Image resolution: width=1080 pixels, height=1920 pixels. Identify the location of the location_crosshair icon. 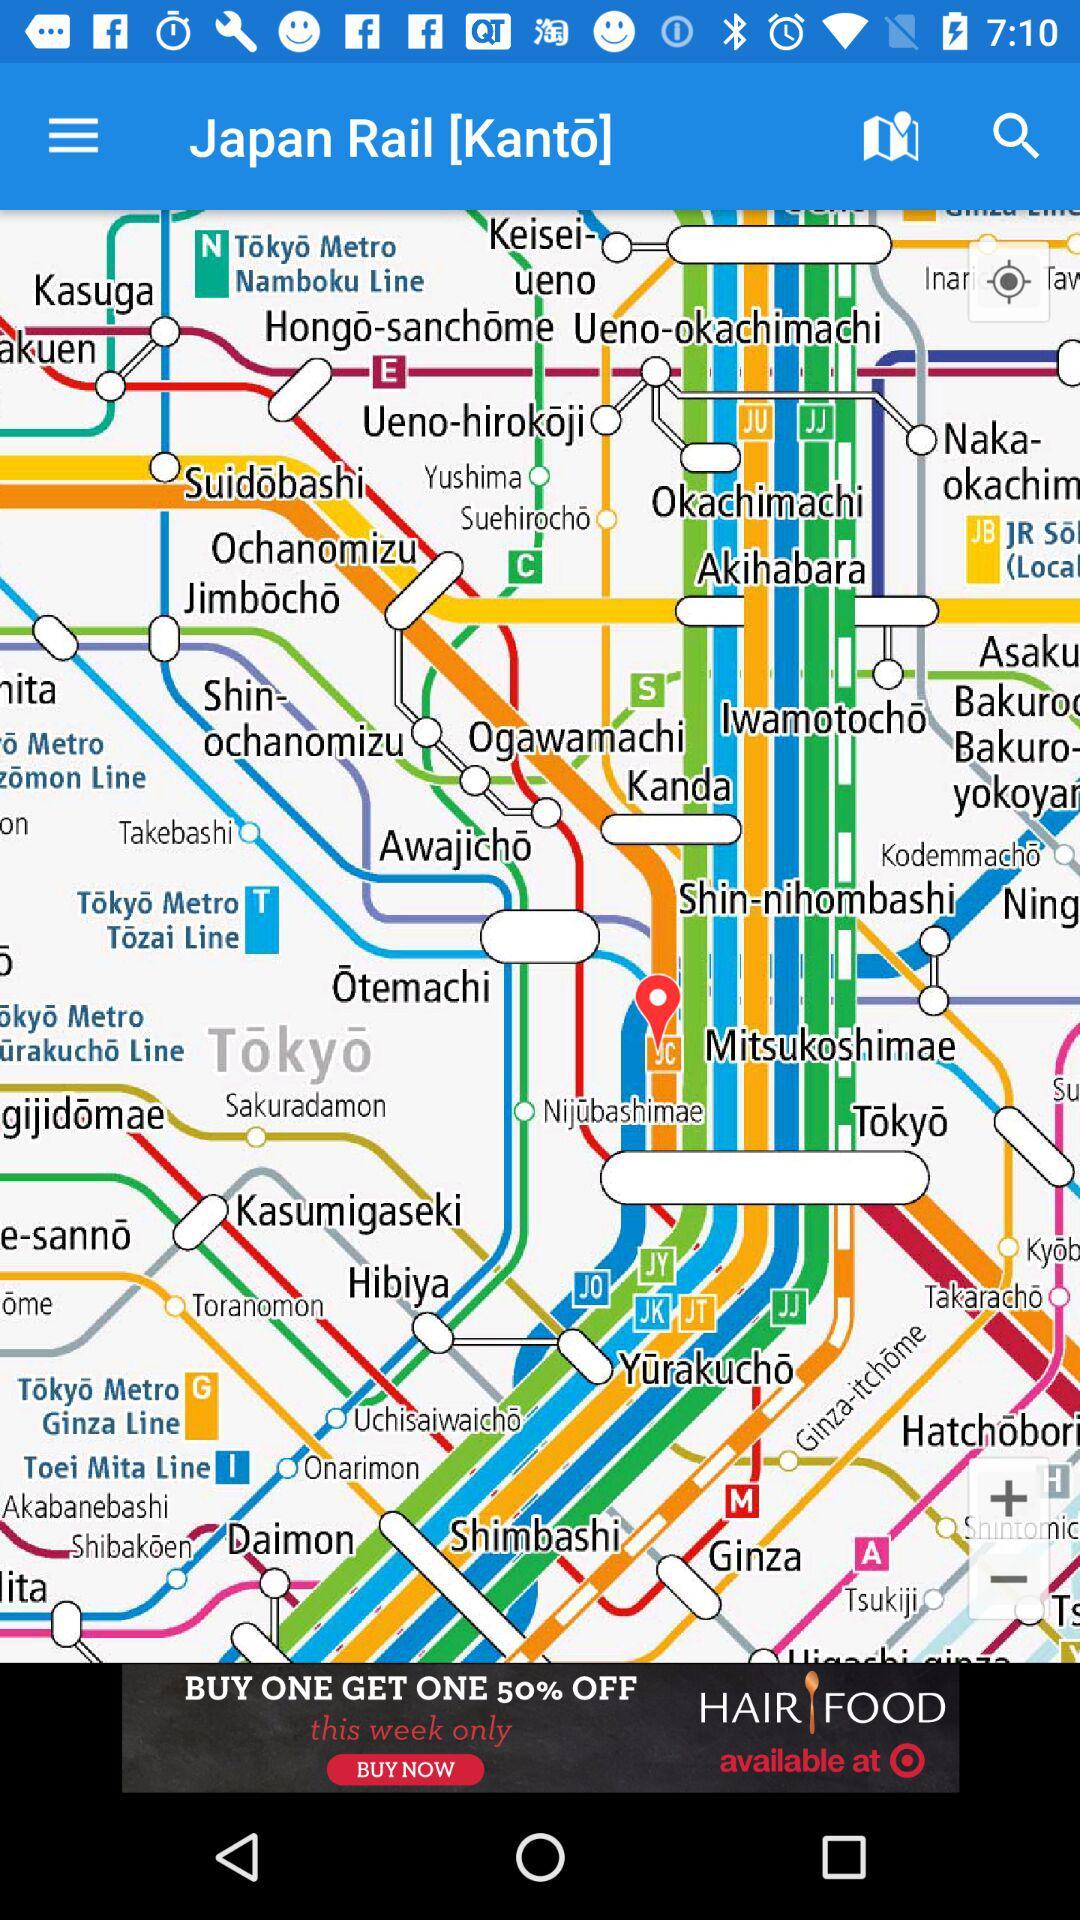
(1008, 280).